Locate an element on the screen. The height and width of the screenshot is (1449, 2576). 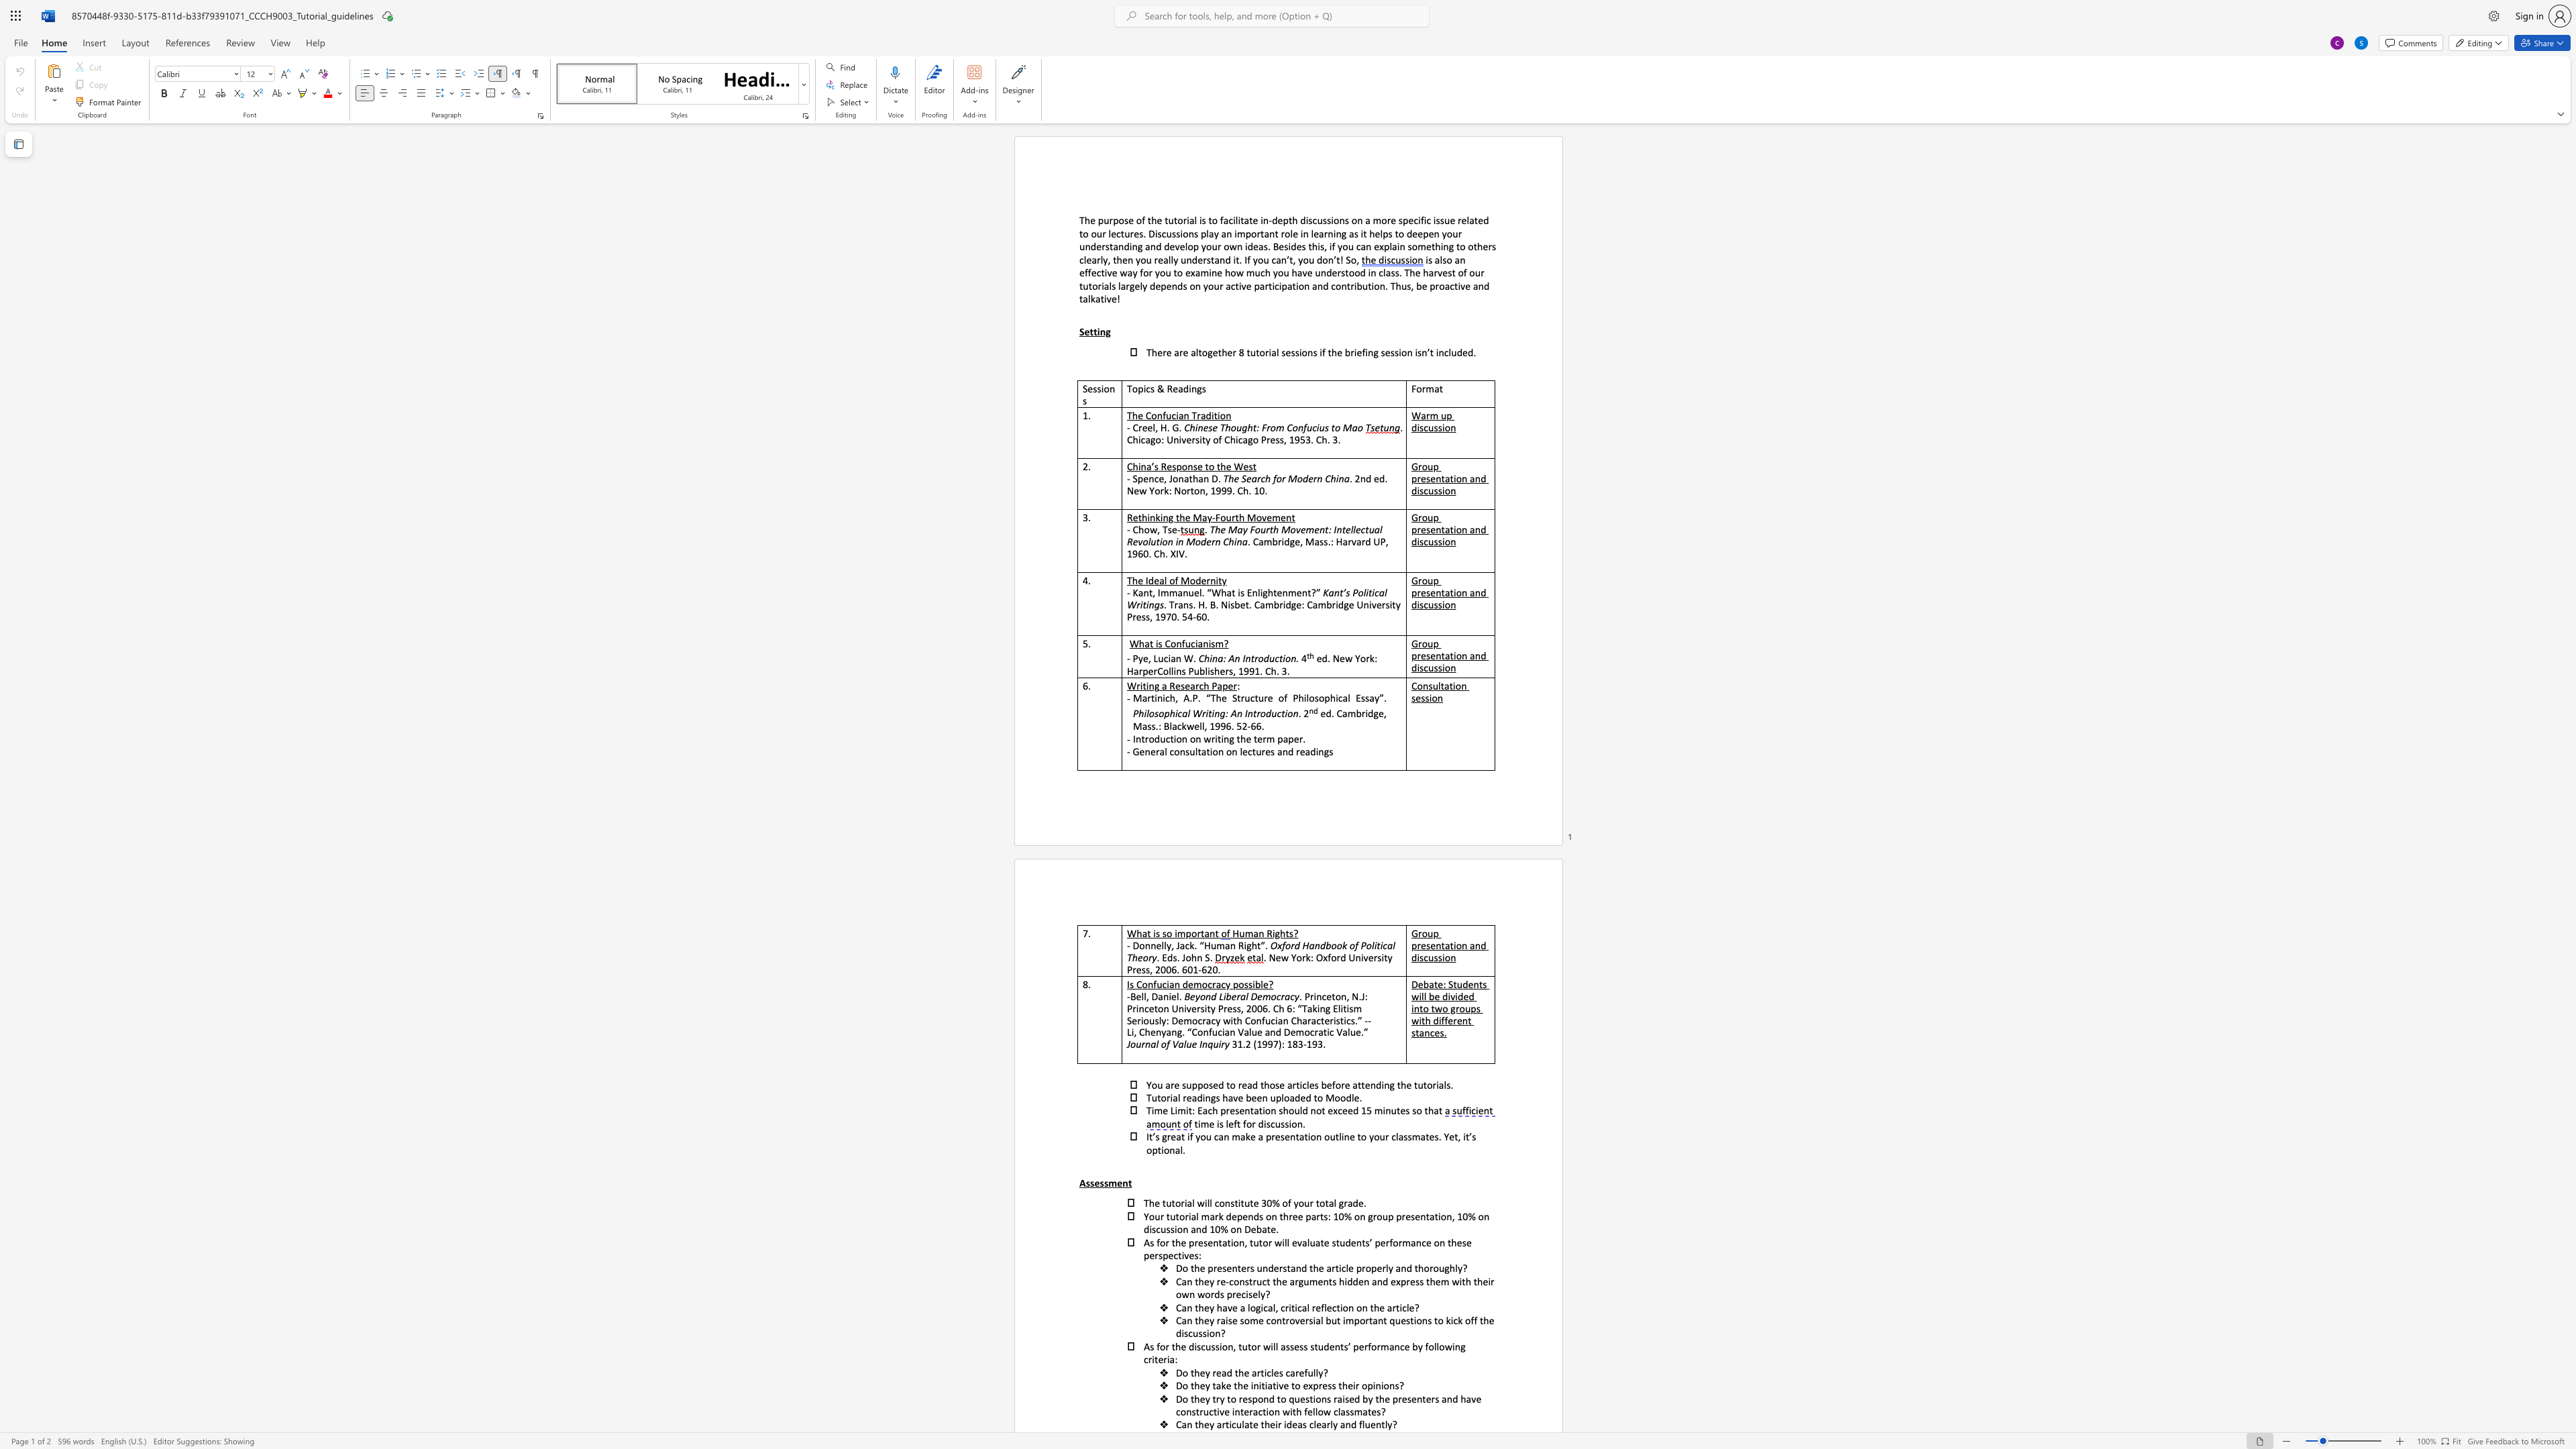
the subset text "UP, 1" within the text ". Cambridge, Mass.: Harvard UP, 1960. Ch. XIV." is located at coordinates (1372, 541).